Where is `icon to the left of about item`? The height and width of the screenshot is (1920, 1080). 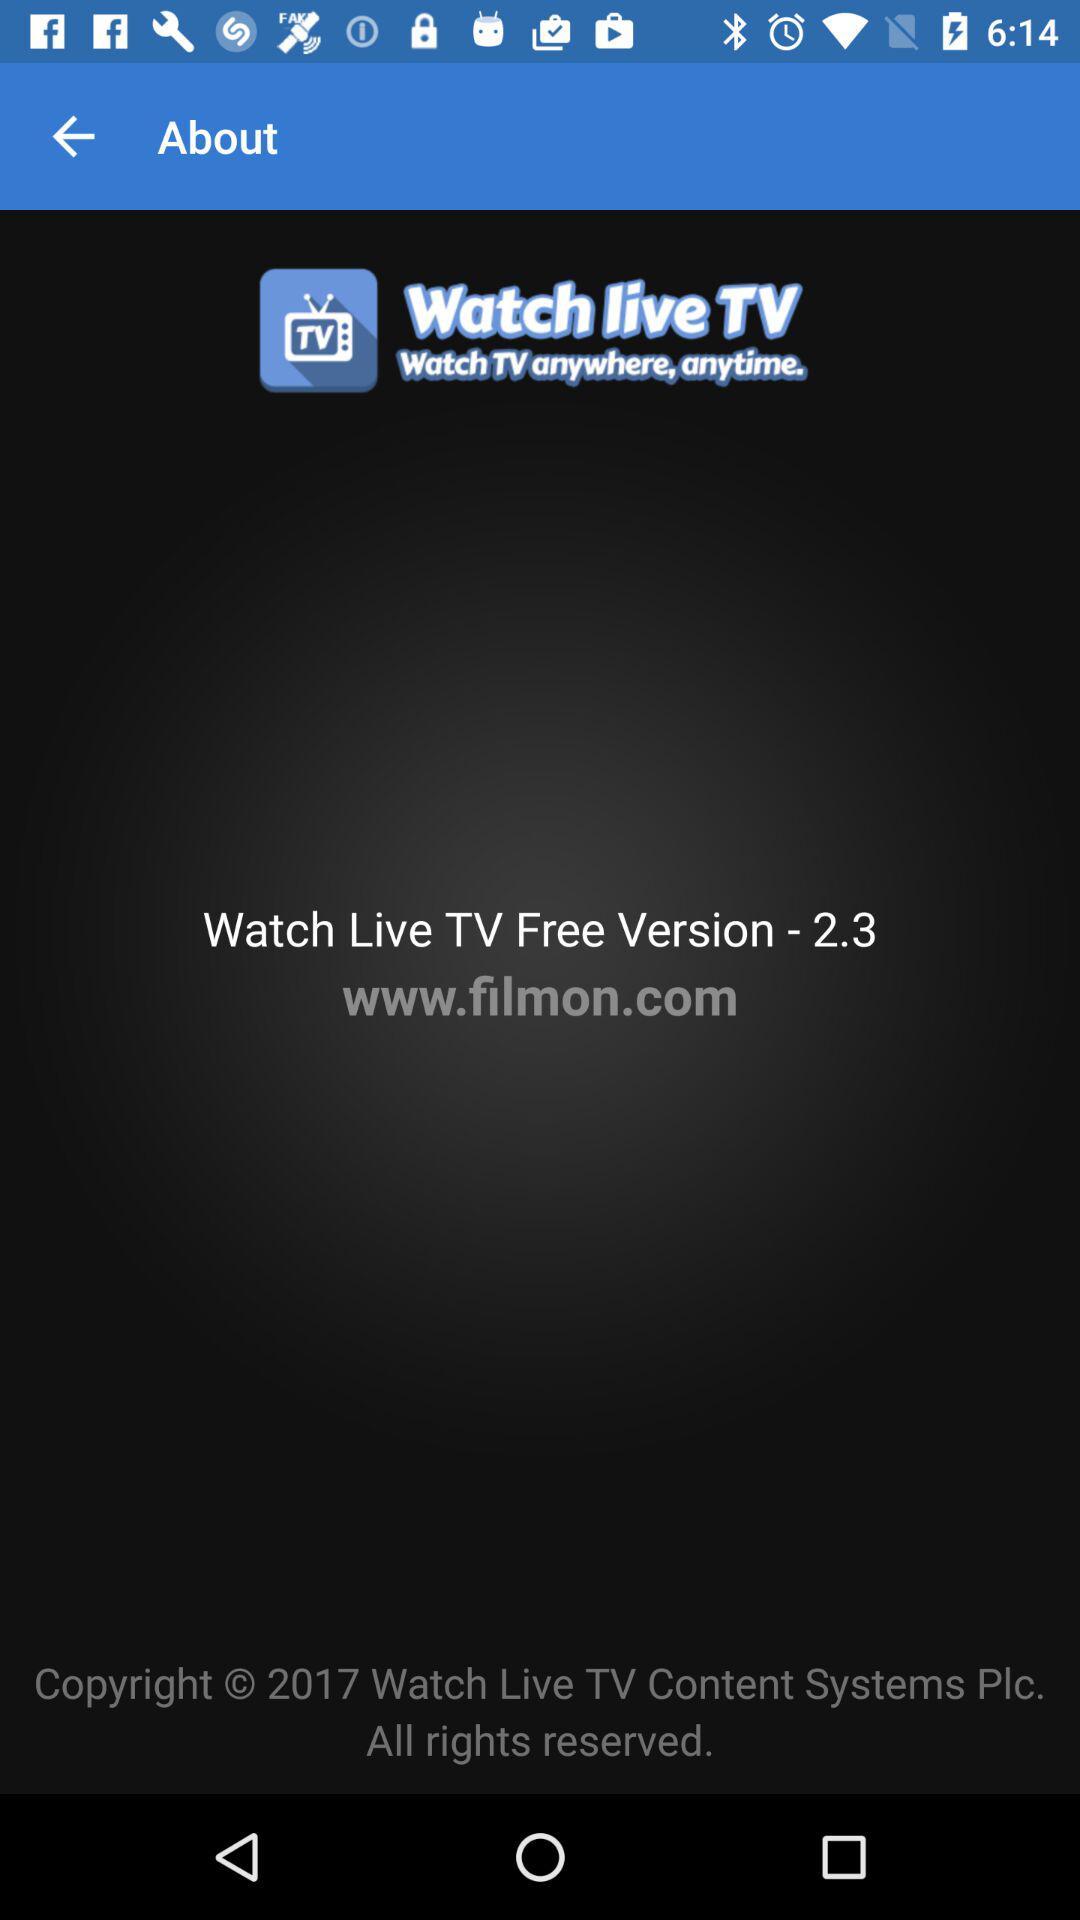
icon to the left of about item is located at coordinates (72, 135).